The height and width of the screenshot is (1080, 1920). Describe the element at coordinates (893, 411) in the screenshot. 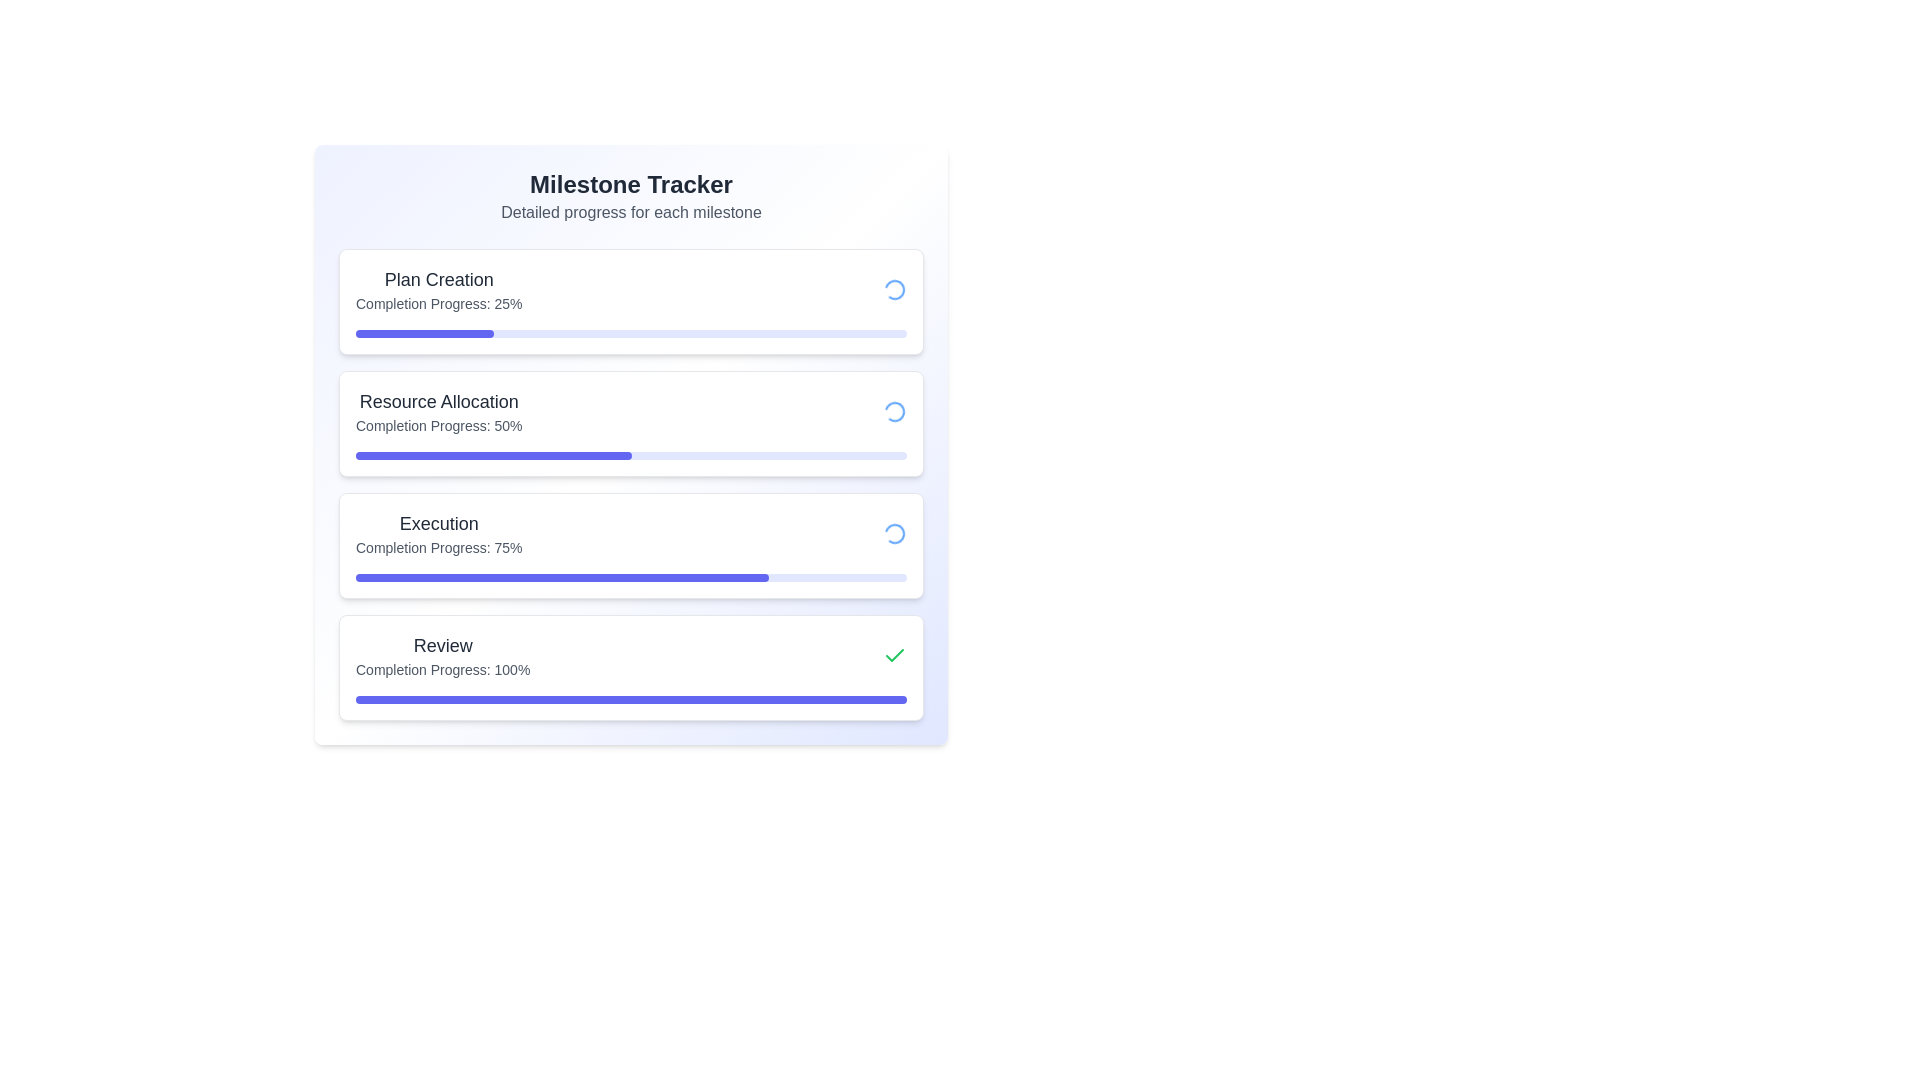

I see `the circular loading spinner, which is a minimalistic icon with a spinning animation, located to the far right of the 'Resource Allocation' milestone section` at that location.